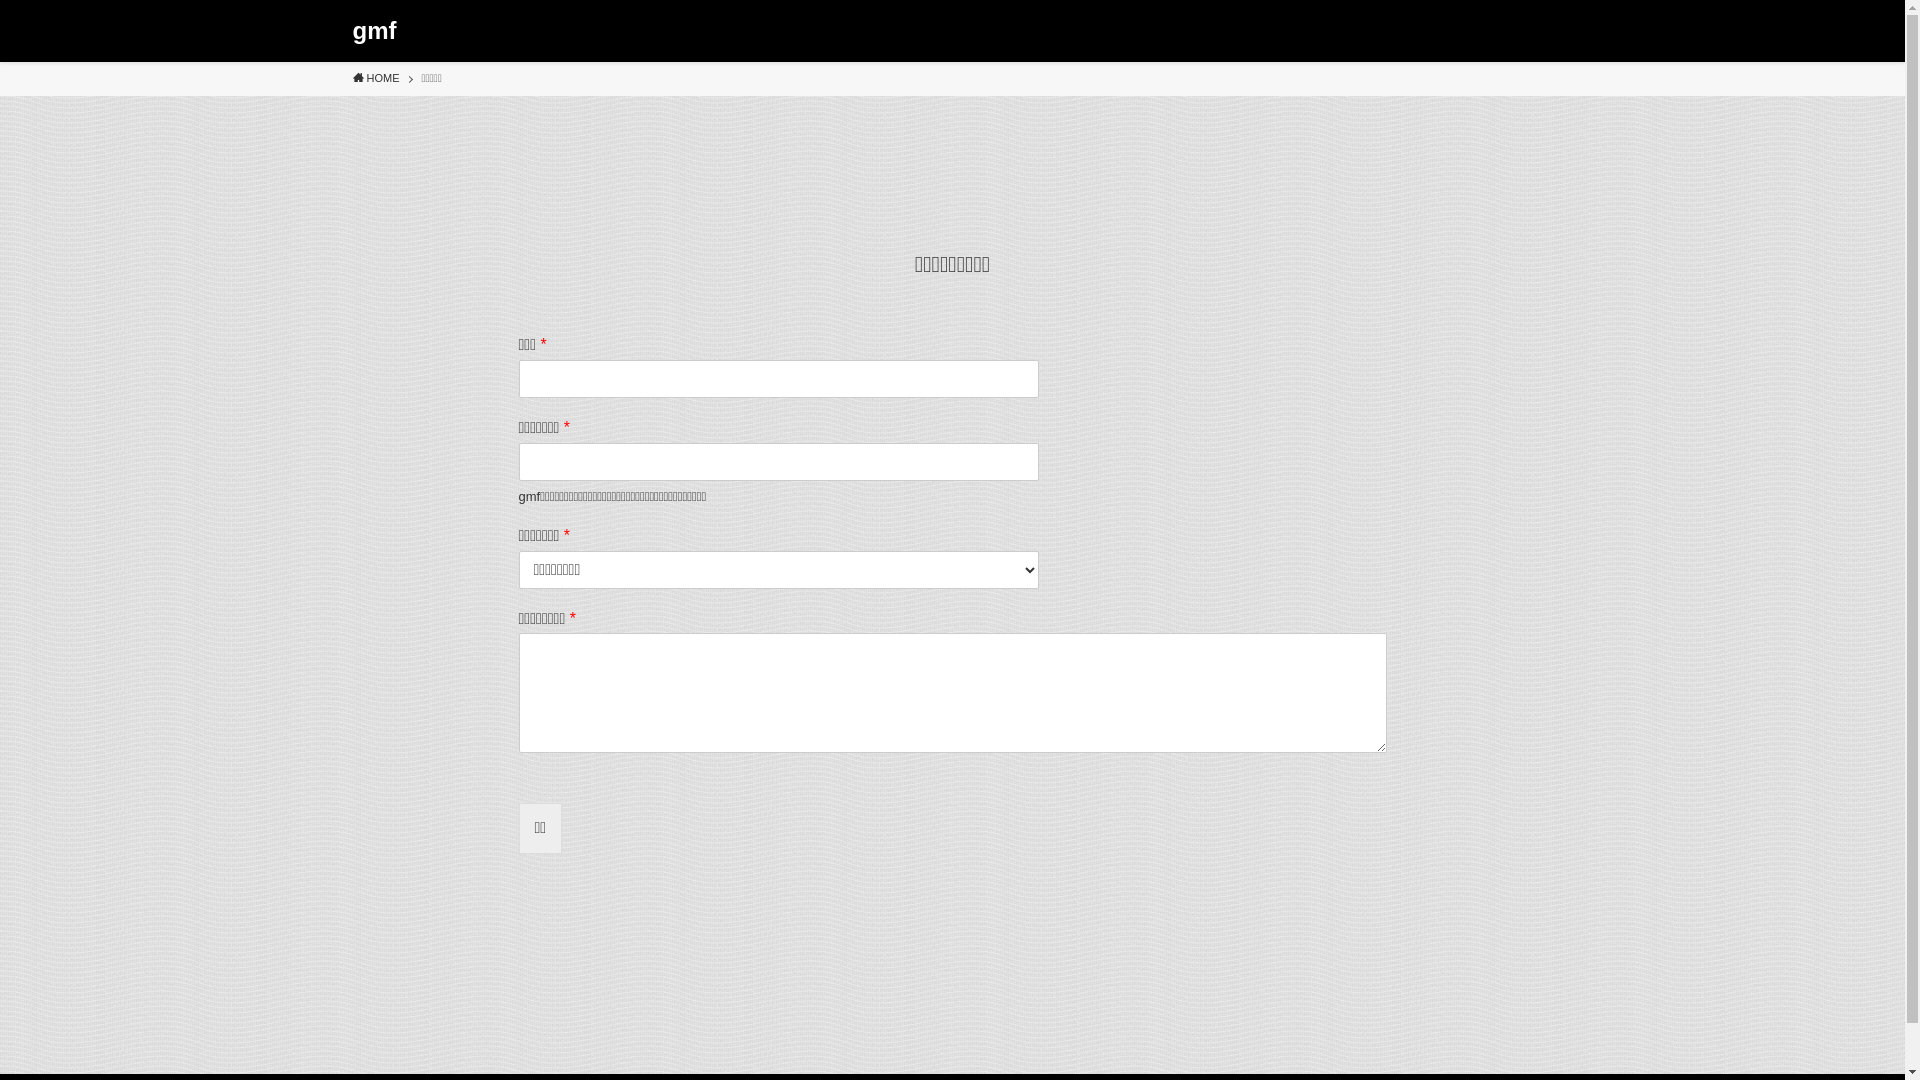 This screenshot has height=1080, width=1920. Describe the element at coordinates (351, 77) in the screenshot. I see `'HOME'` at that location.